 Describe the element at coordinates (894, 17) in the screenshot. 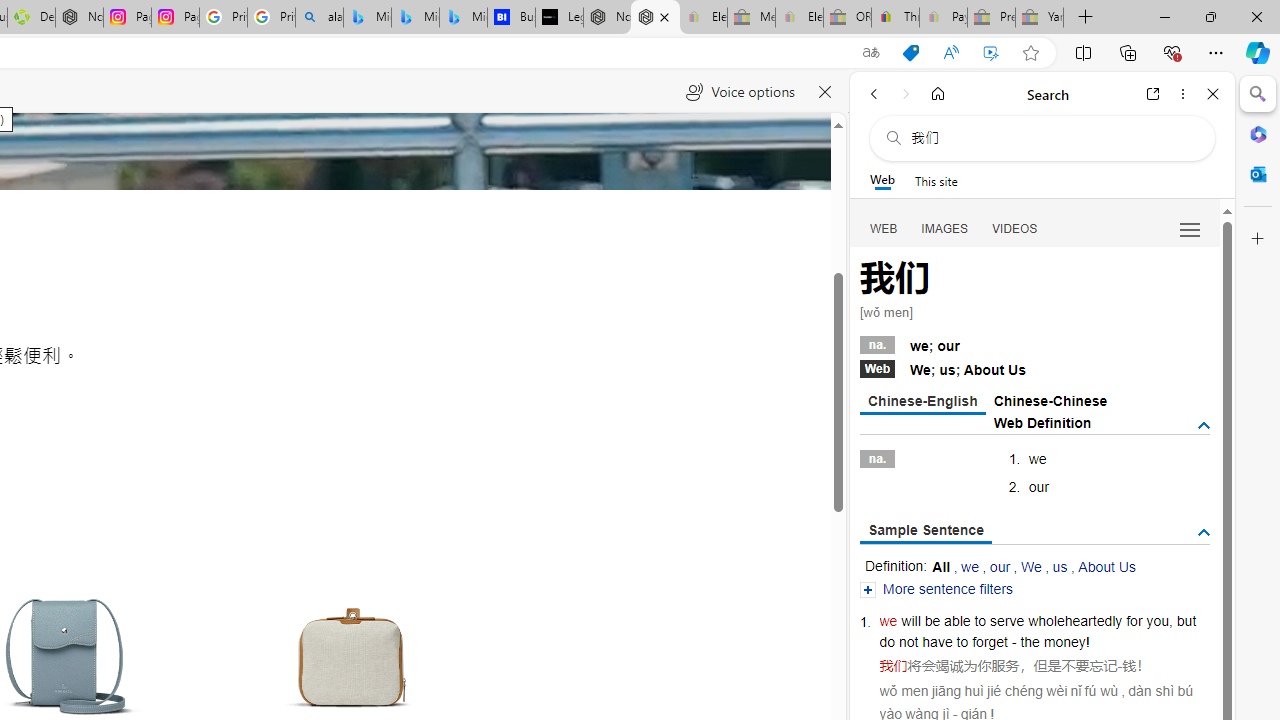

I see `'Threats and offensive language policy | eBay'` at that location.